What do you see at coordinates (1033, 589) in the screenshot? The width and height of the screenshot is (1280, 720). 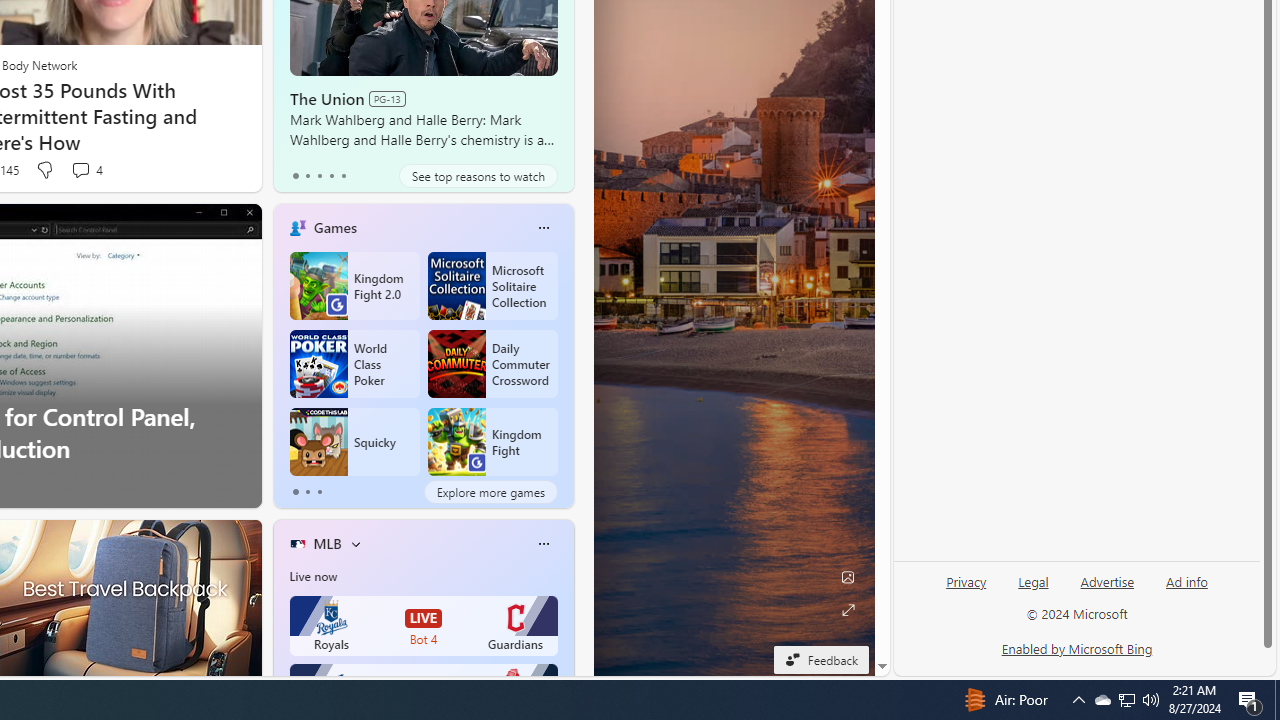 I see `'Legal'` at bounding box center [1033, 589].